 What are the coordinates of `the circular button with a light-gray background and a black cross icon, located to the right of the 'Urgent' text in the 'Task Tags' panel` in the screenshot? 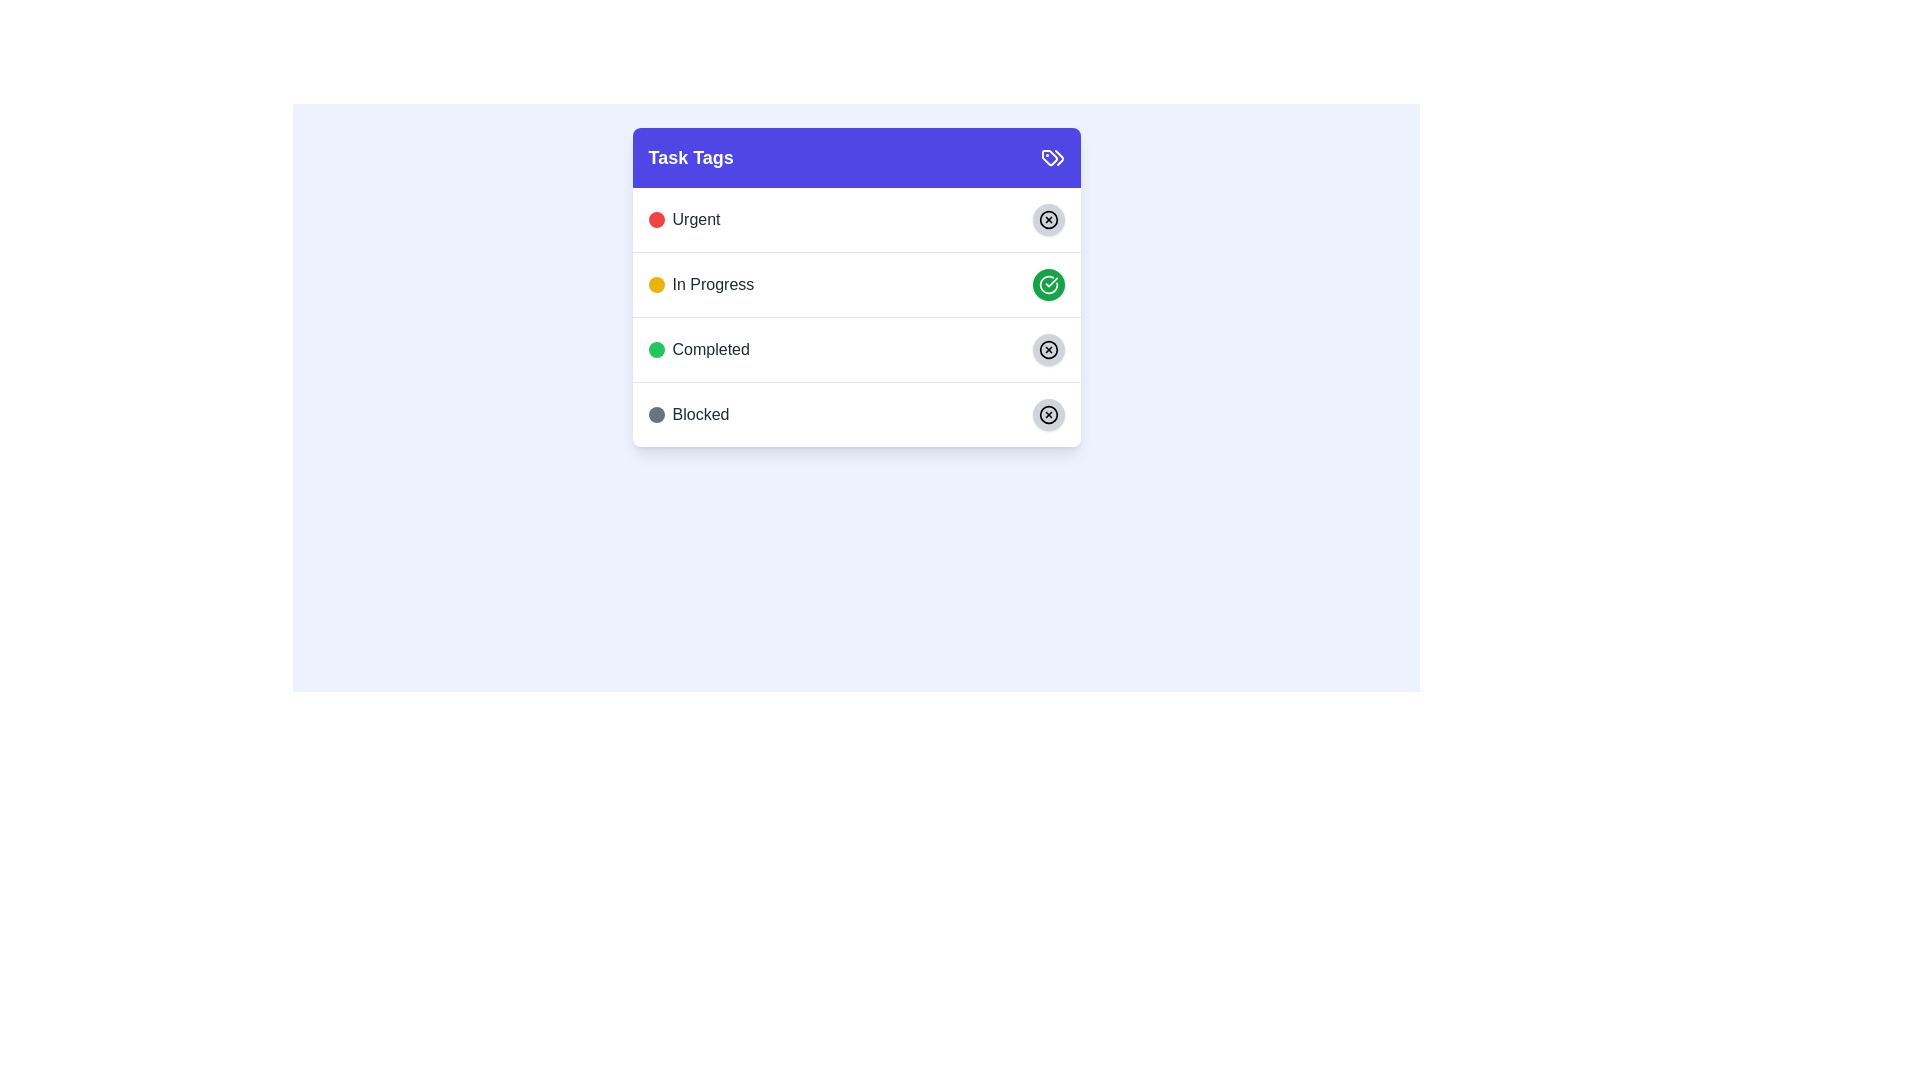 It's located at (1047, 219).